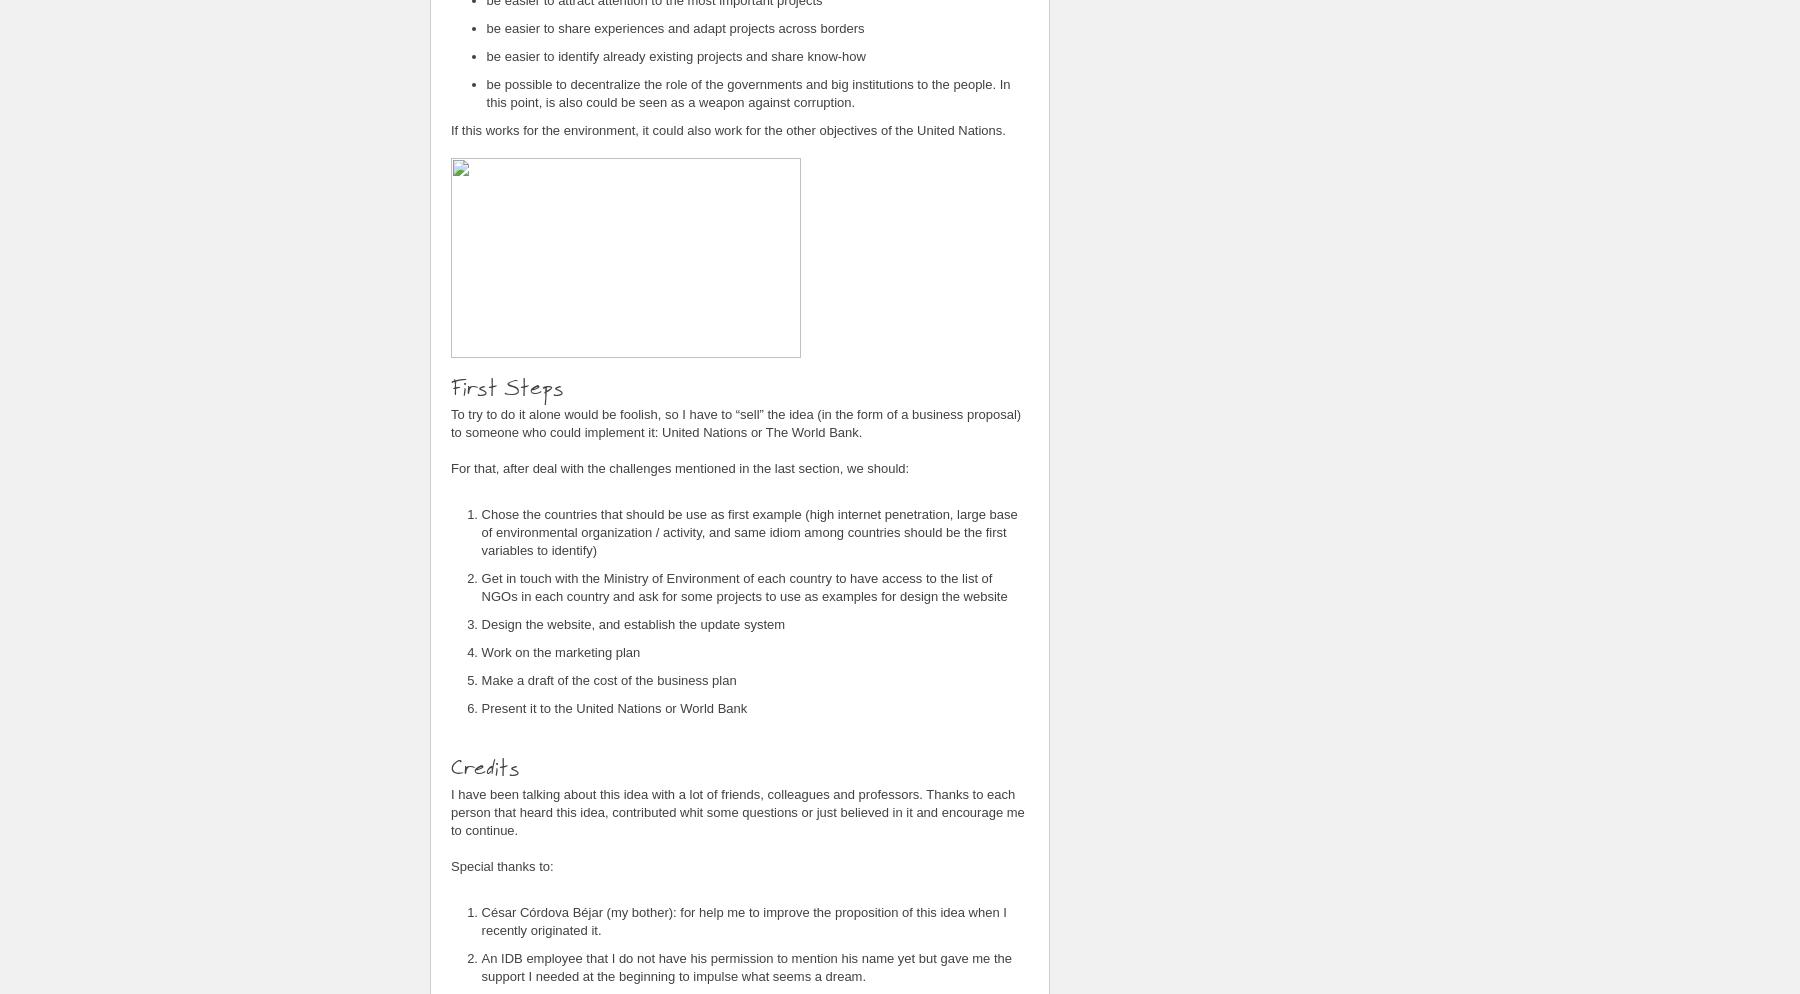  What do you see at coordinates (675, 27) in the screenshot?
I see `'be easier to share experiences and adapt projects across borders'` at bounding box center [675, 27].